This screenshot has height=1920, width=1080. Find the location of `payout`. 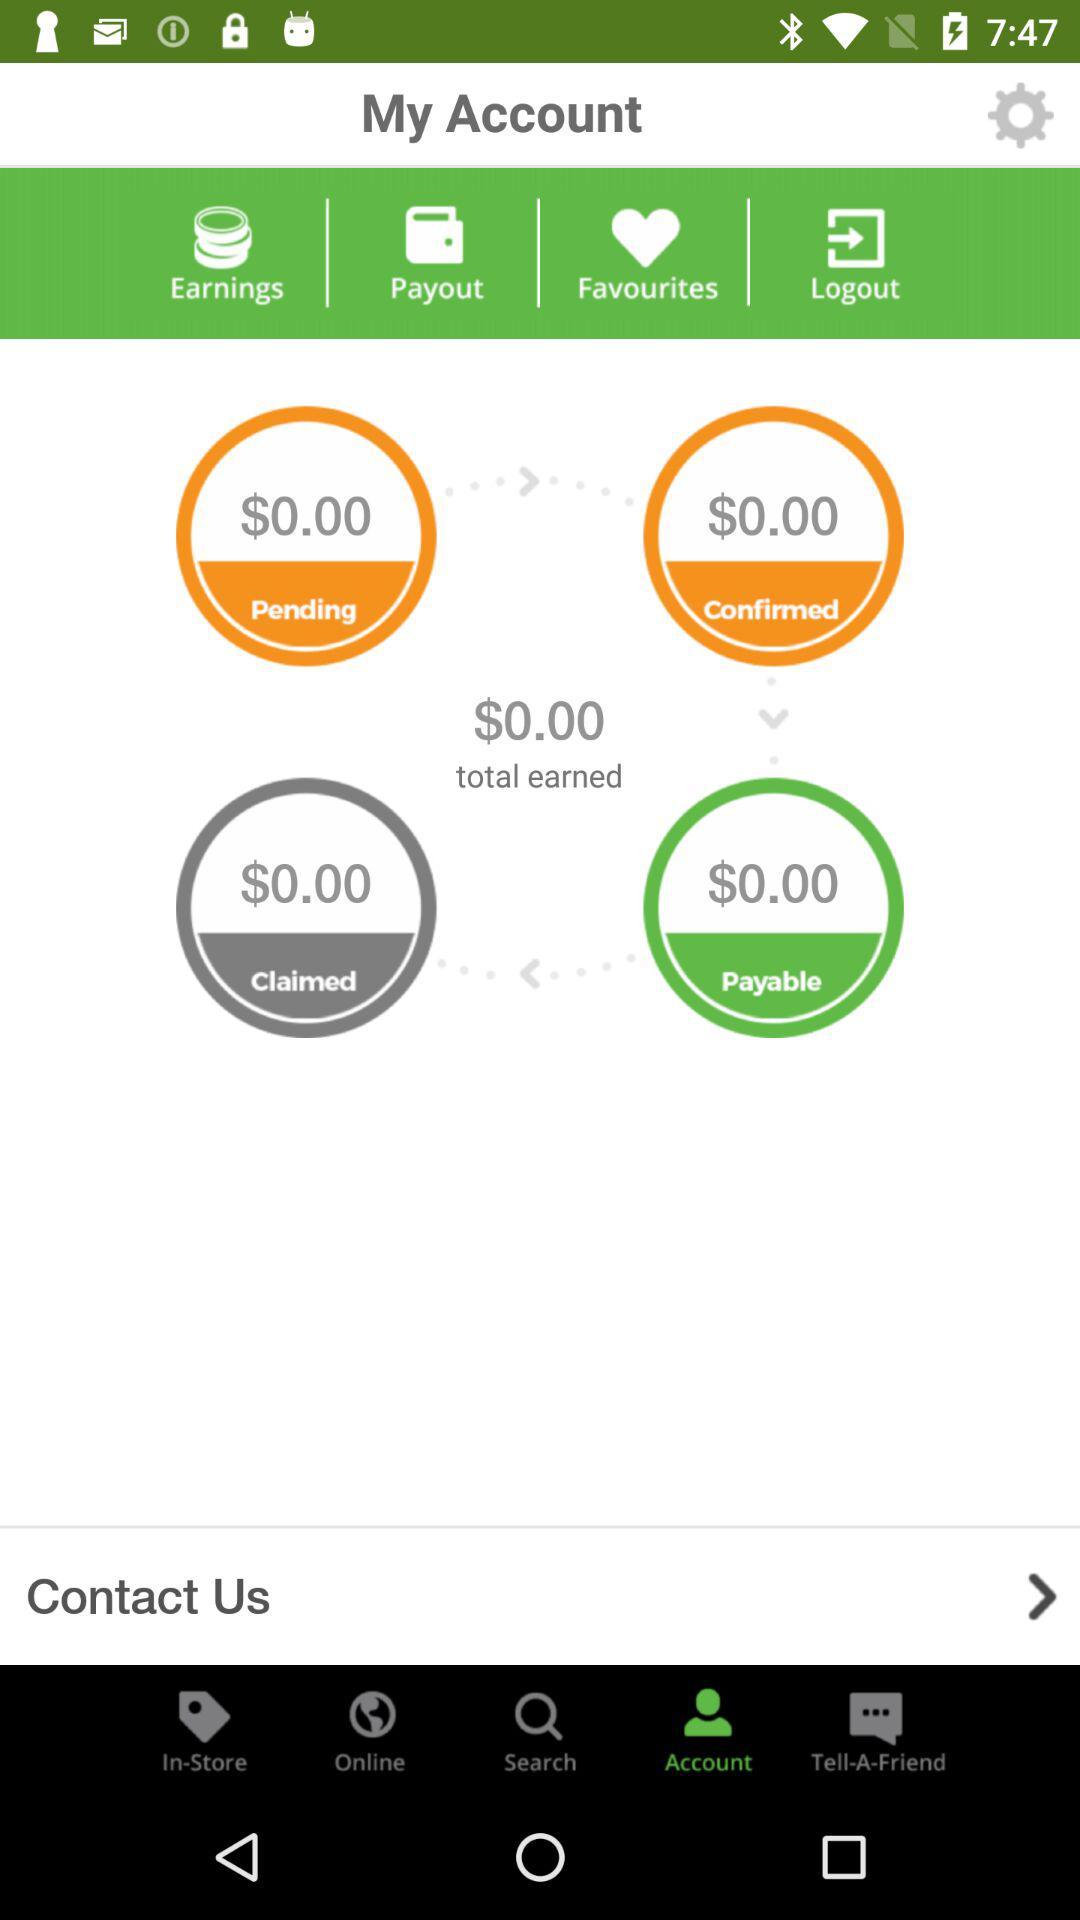

payout is located at coordinates (434, 253).